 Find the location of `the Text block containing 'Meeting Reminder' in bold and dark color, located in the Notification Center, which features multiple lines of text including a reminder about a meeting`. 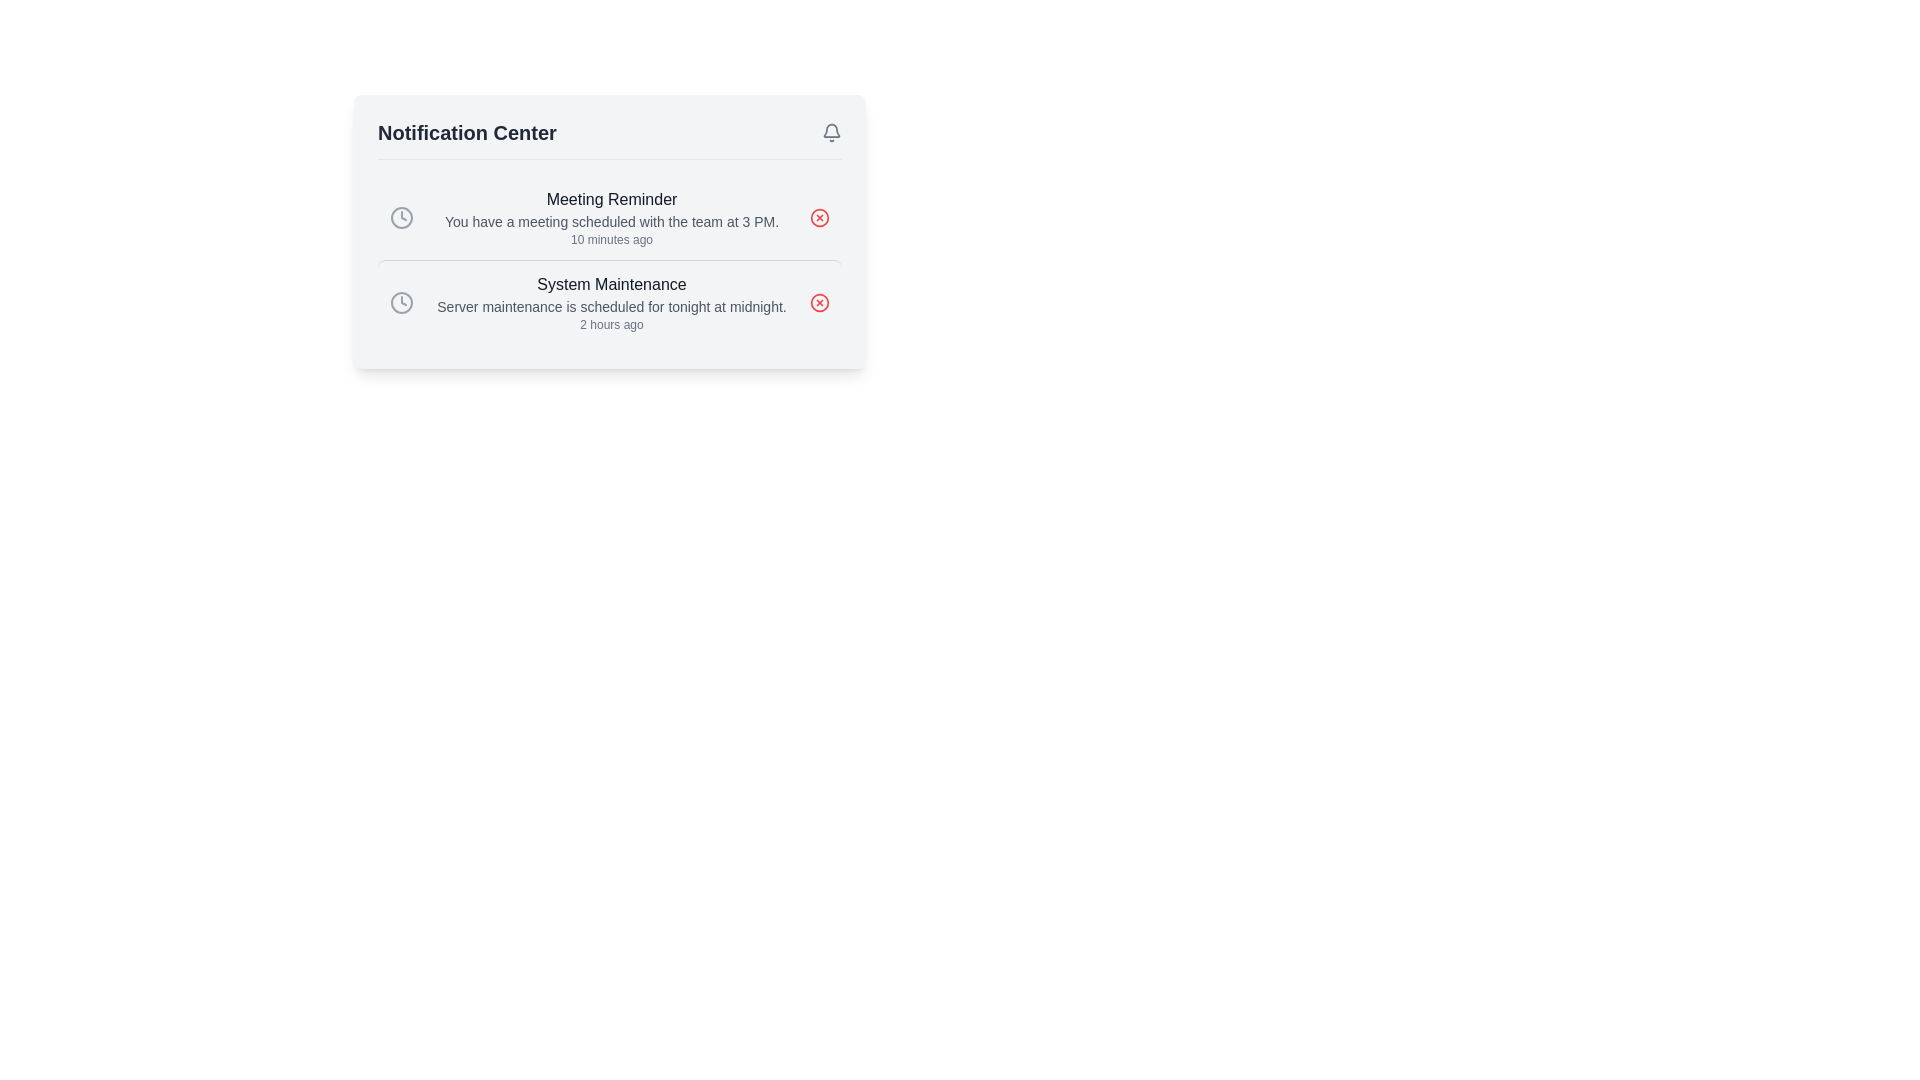

the Text block containing 'Meeting Reminder' in bold and dark color, located in the Notification Center, which features multiple lines of text including a reminder about a meeting is located at coordinates (610, 218).